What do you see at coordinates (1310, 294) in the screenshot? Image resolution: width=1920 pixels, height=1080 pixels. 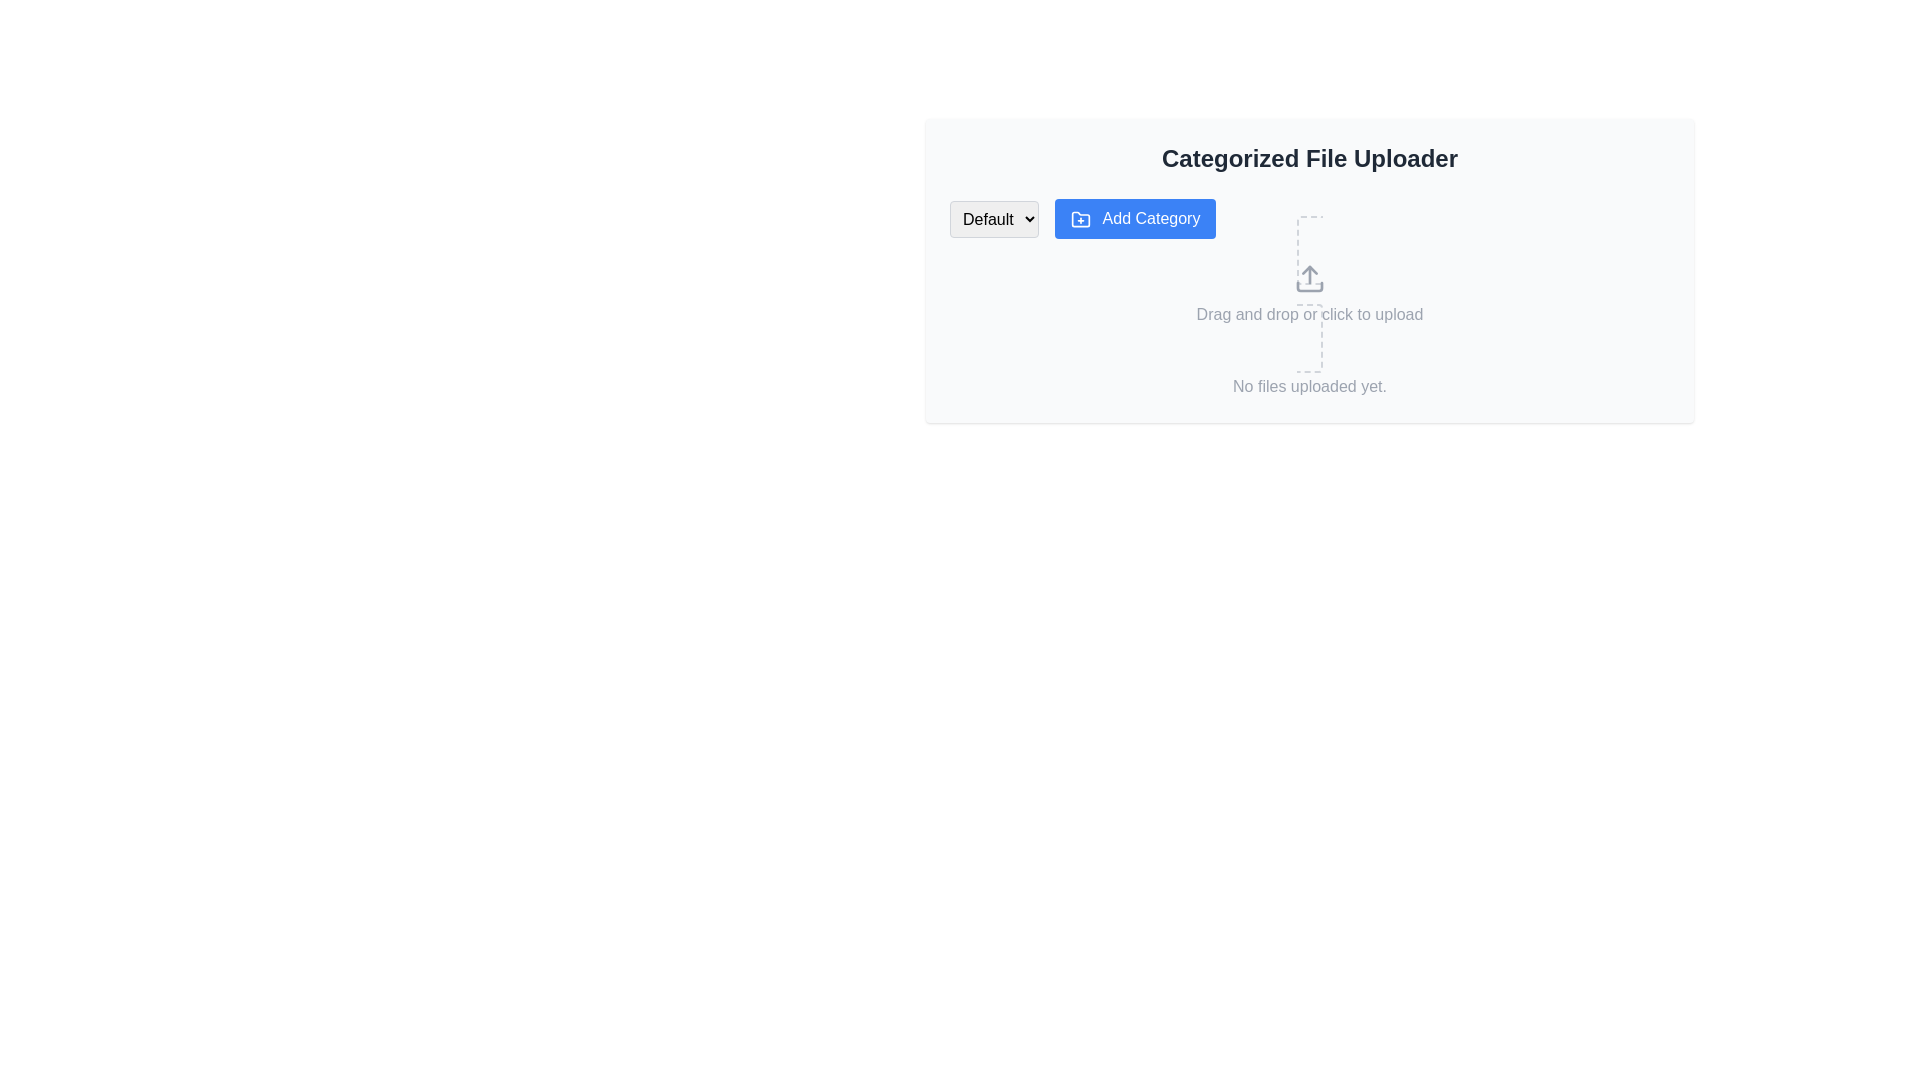 I see `the center of the file upload zone, which is a rectangular area with dashed borders and rounded corners, containing an upload icon and the text 'Drag and drop or click to upload'` at bounding box center [1310, 294].